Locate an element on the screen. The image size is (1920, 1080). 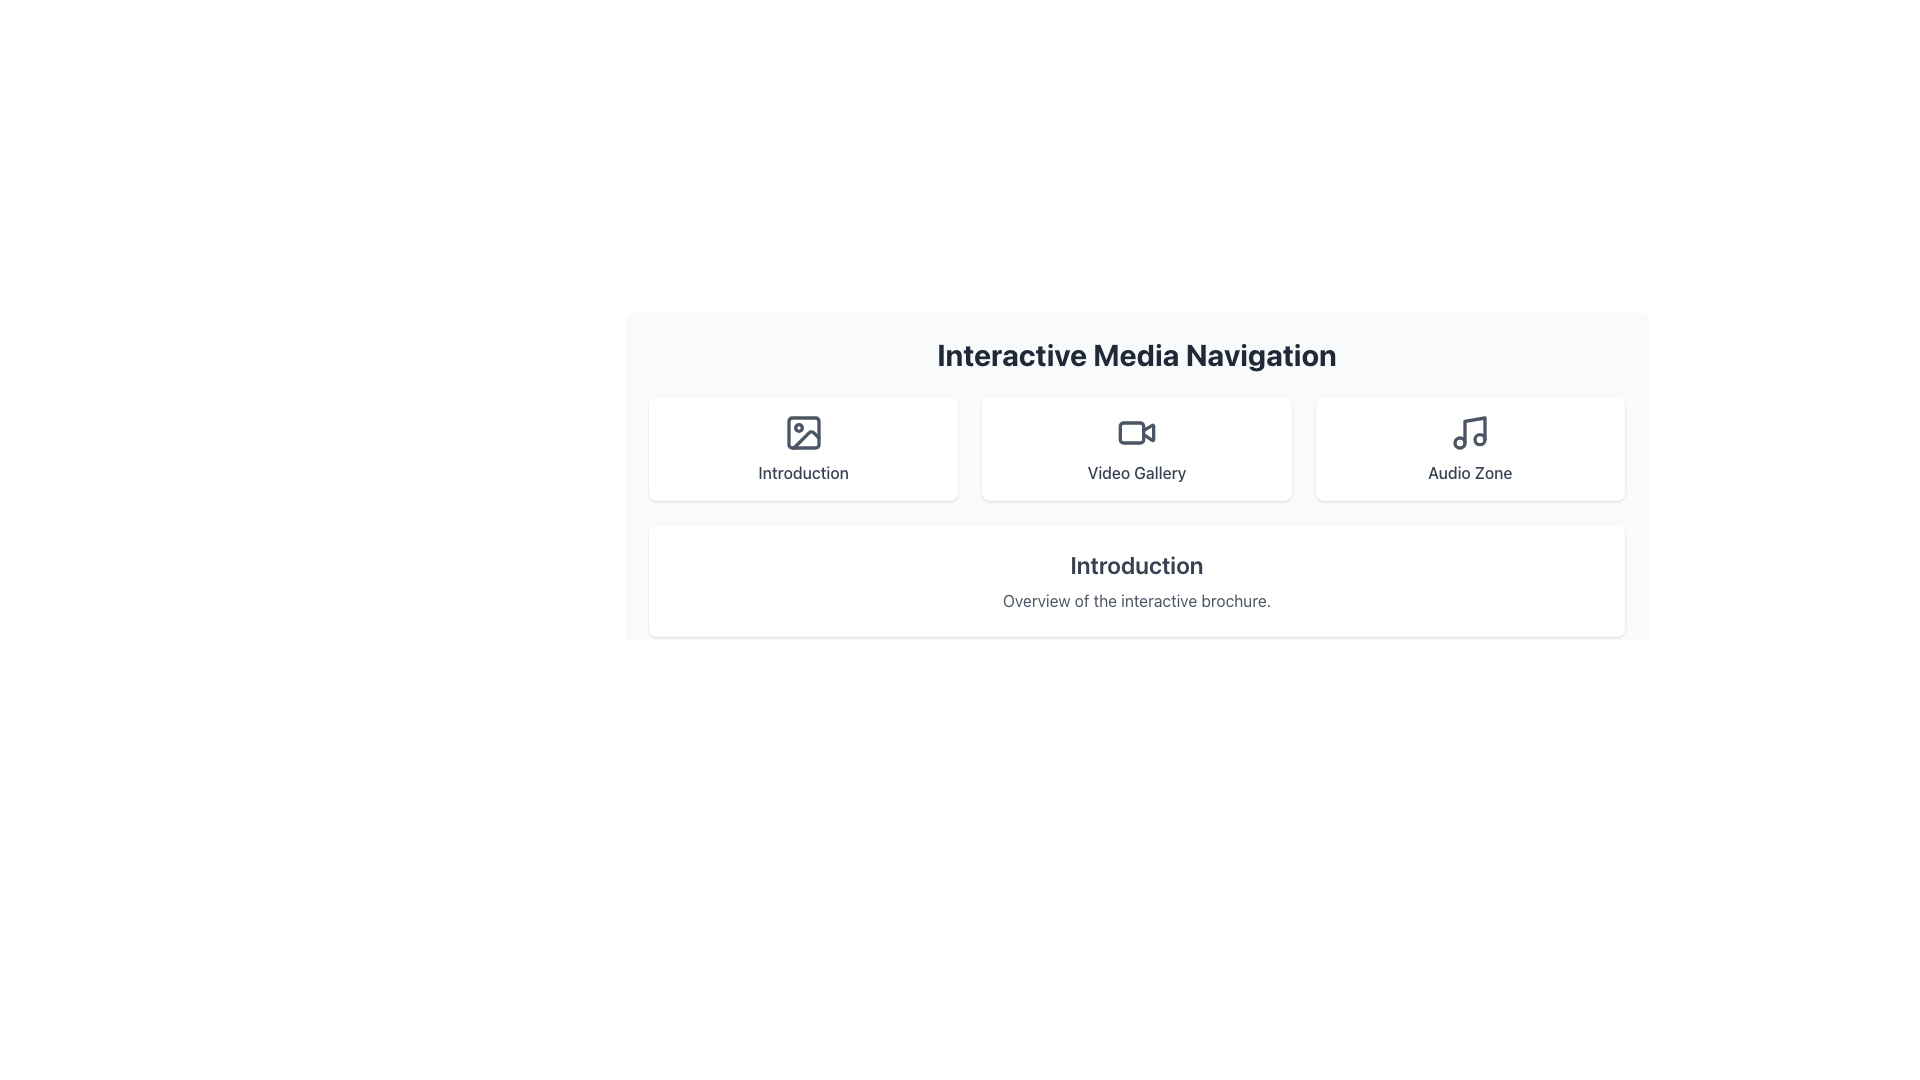
the navigational button that directs the user to the 'Audio Zone' section is located at coordinates (1470, 447).